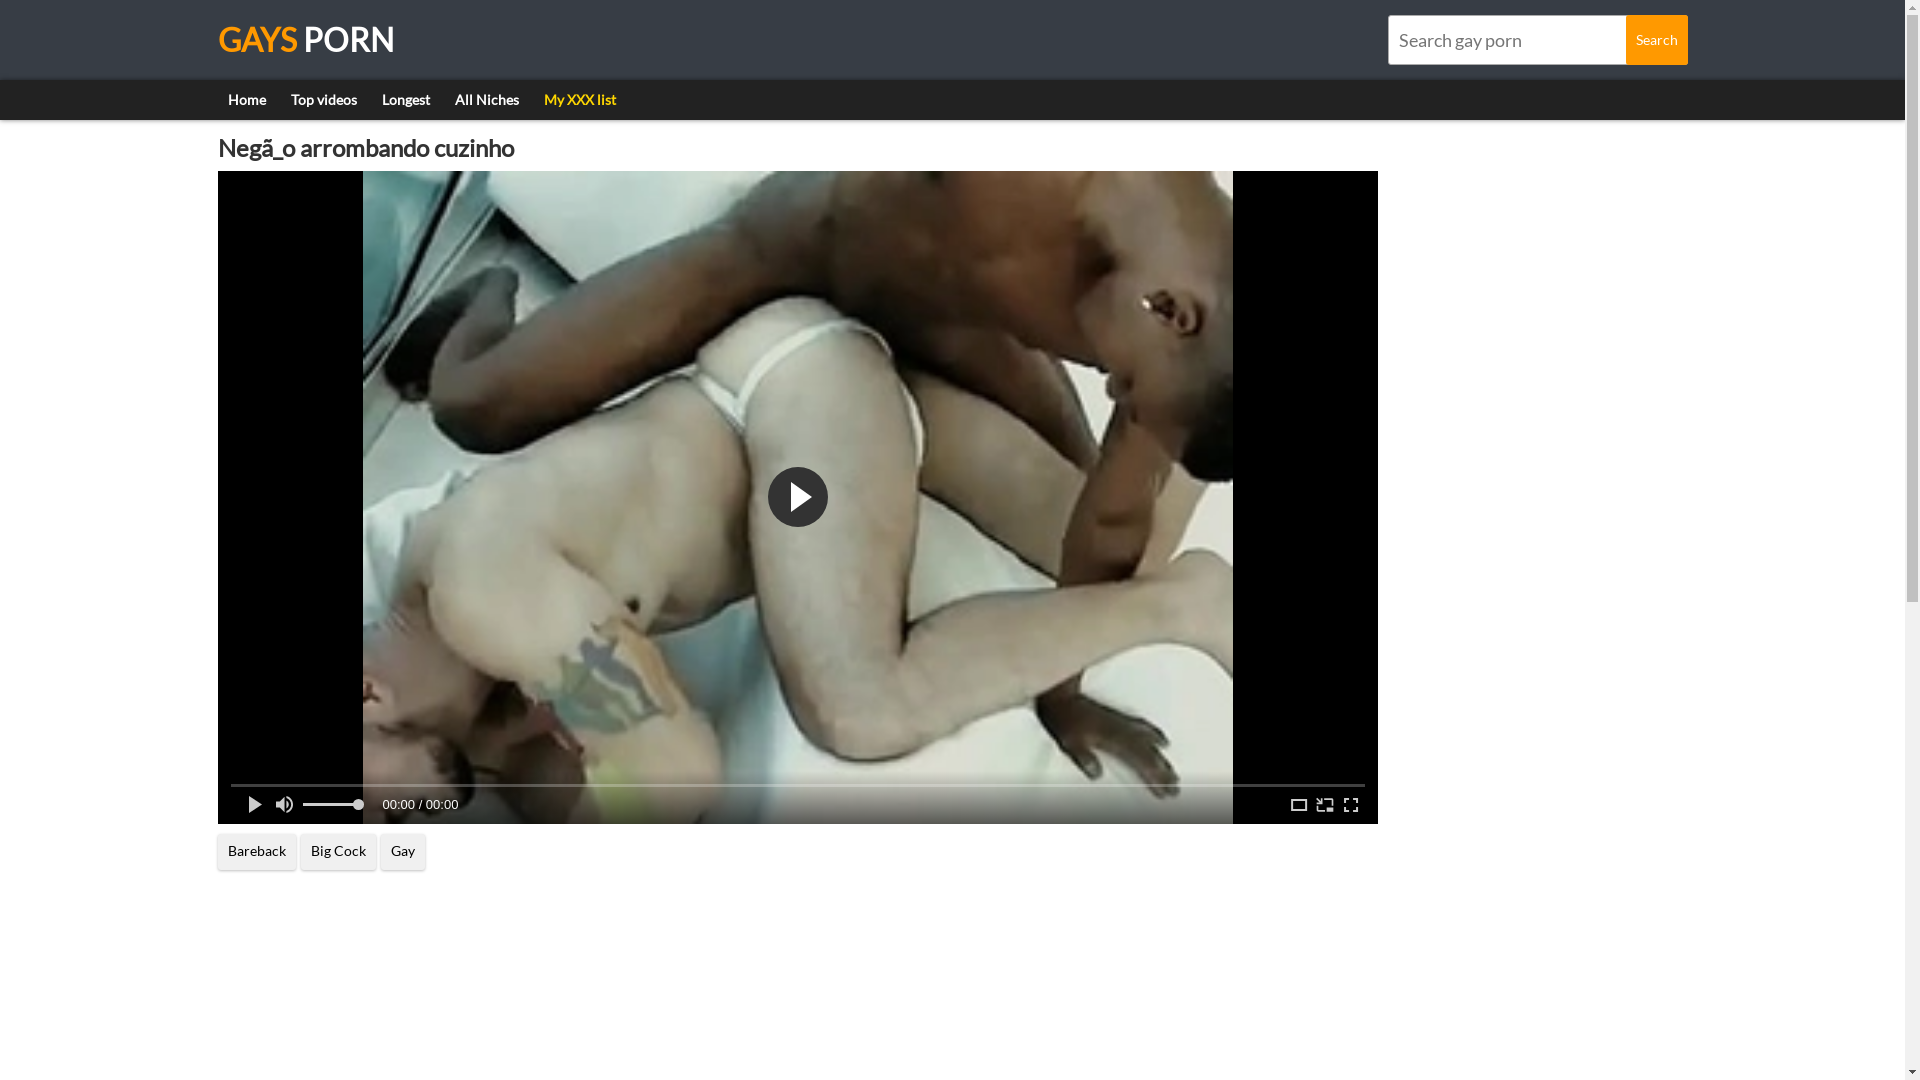 Image resolution: width=1920 pixels, height=1080 pixels. What do you see at coordinates (245, 100) in the screenshot?
I see `'Home'` at bounding box center [245, 100].